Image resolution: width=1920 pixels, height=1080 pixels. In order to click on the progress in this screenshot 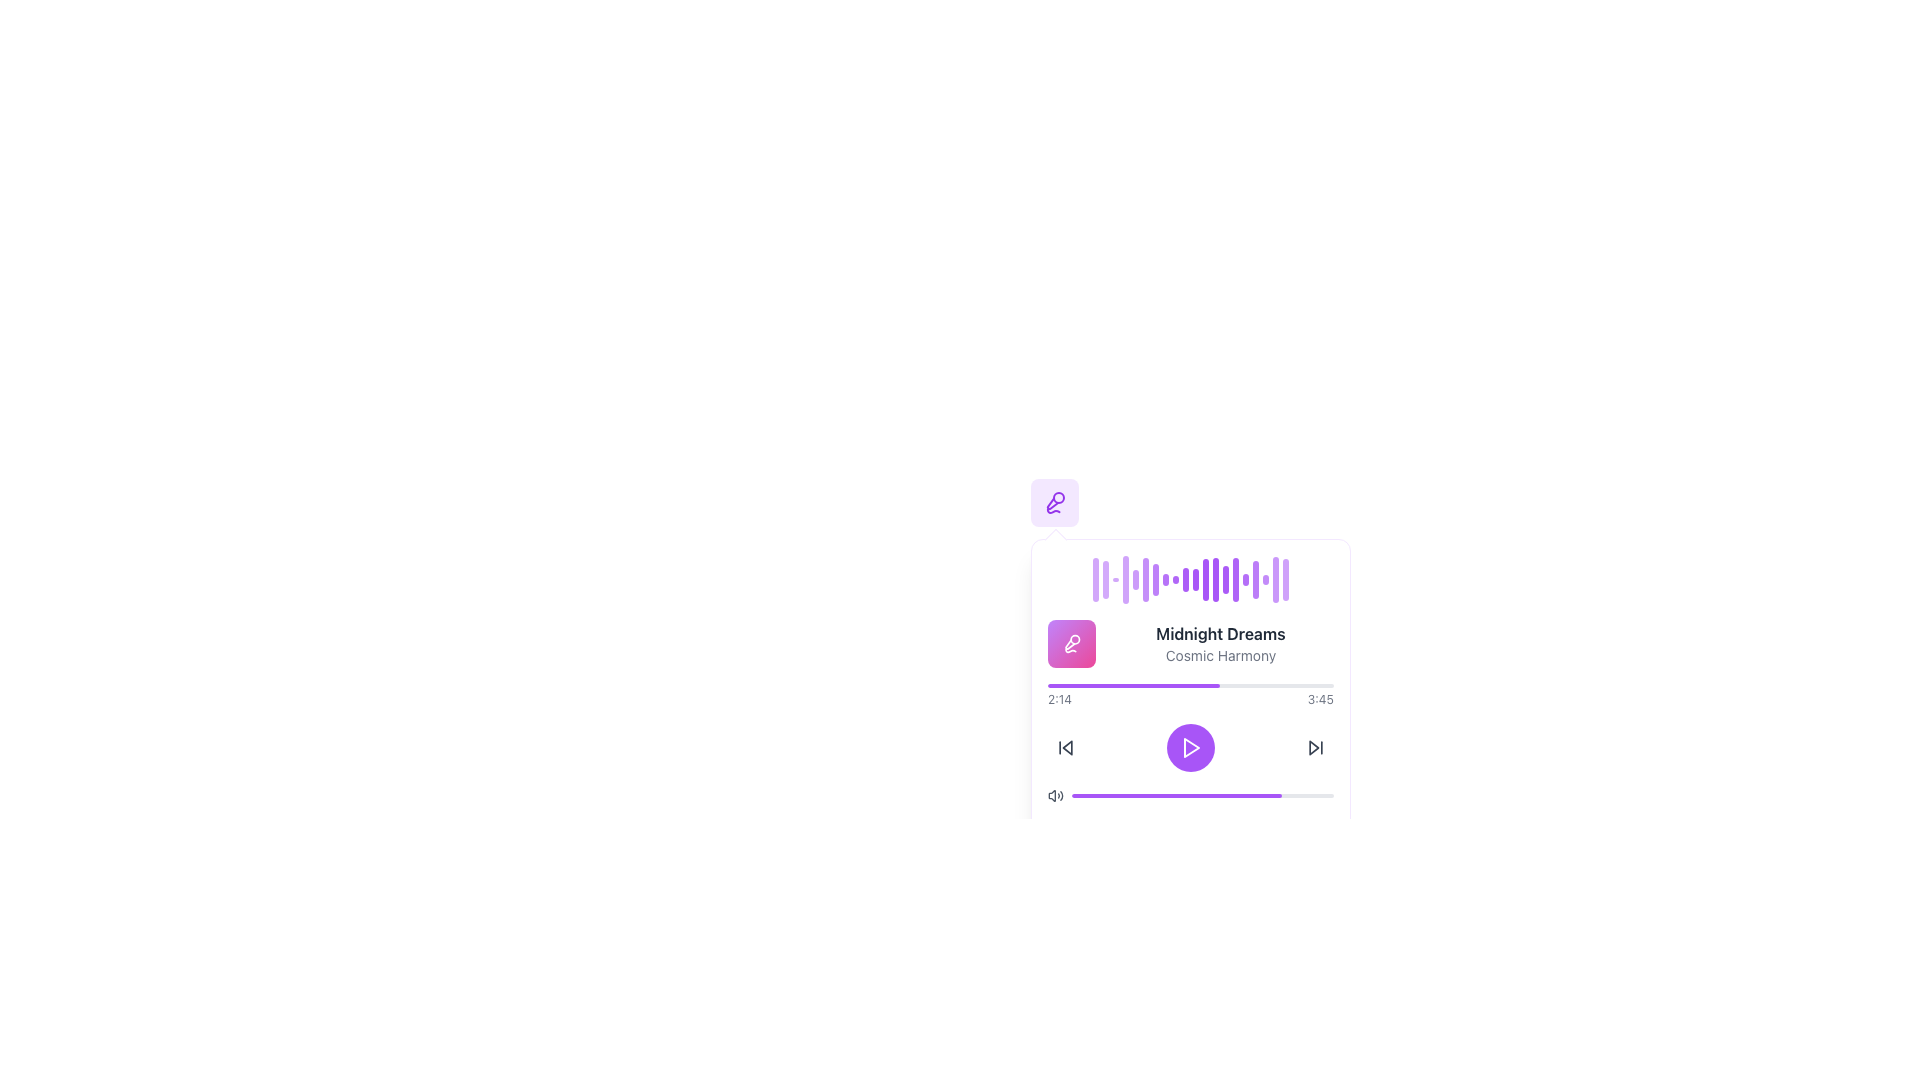, I will do `click(1118, 794)`.